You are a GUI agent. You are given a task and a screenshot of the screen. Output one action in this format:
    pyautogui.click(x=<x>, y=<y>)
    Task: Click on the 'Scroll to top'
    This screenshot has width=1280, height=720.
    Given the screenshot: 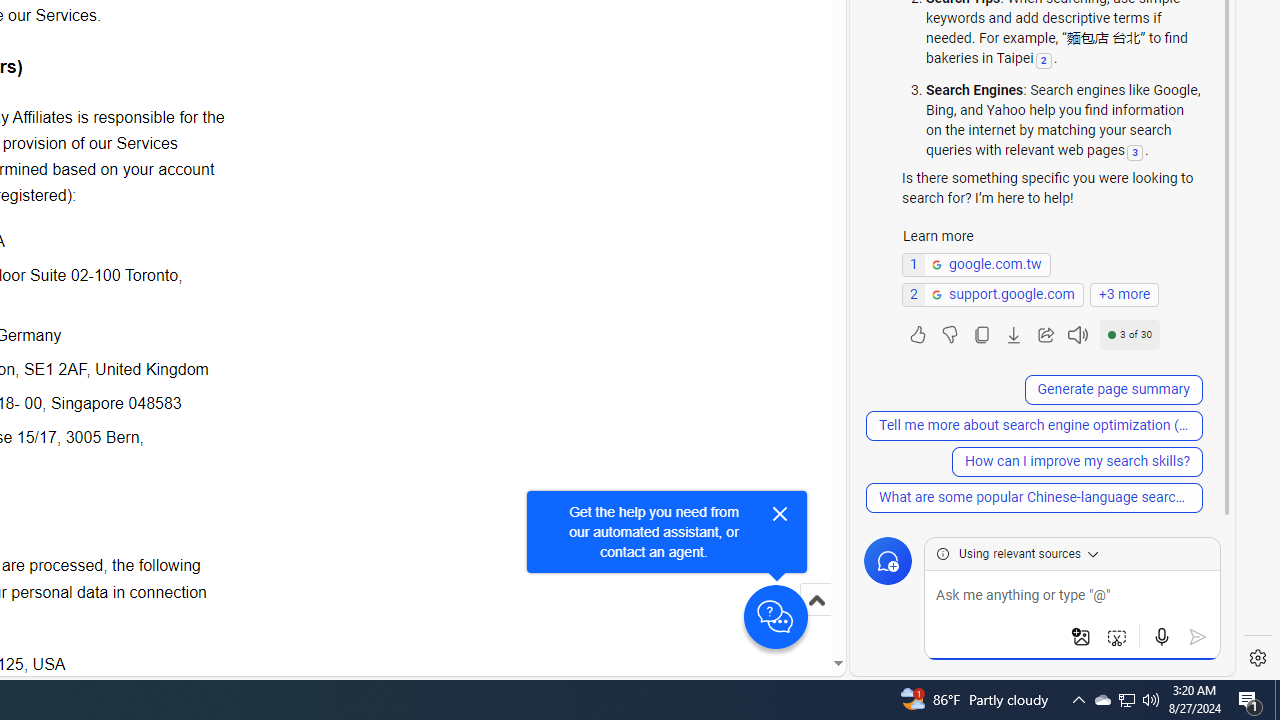 What is the action you would take?
    pyautogui.click(x=816, y=598)
    